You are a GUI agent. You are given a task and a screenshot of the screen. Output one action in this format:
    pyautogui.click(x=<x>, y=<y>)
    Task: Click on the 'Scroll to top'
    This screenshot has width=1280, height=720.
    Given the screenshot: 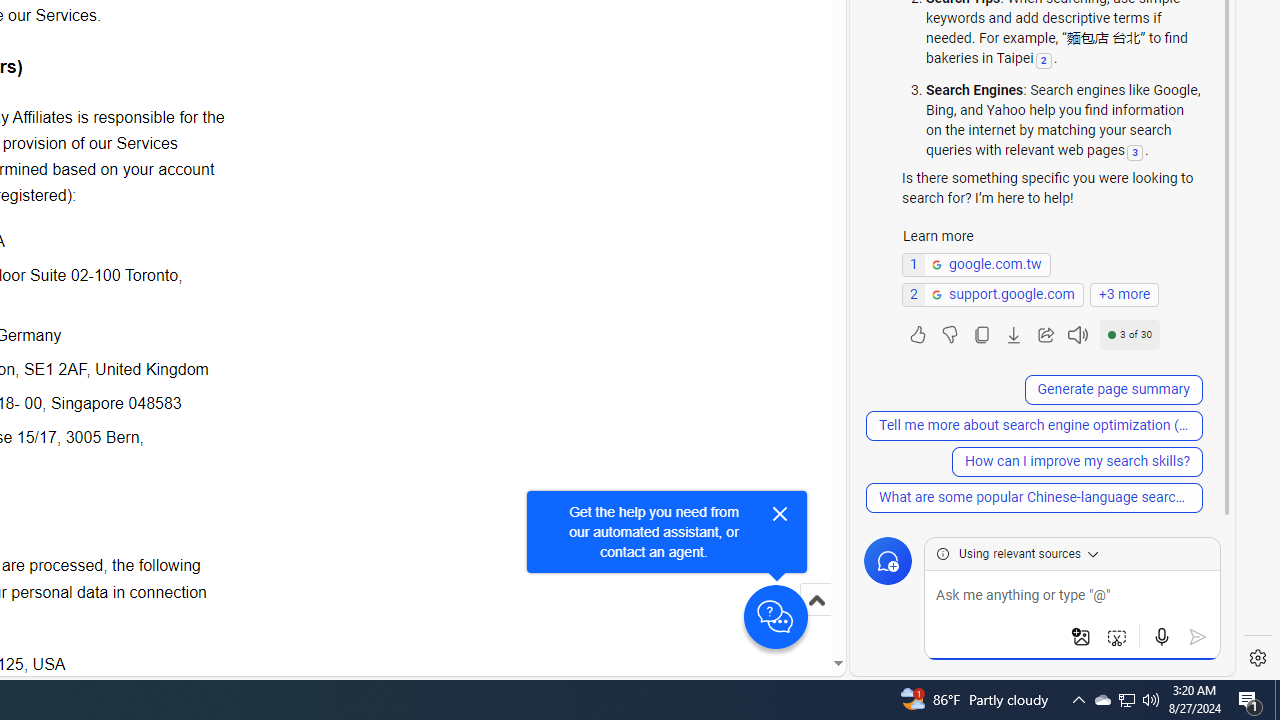 What is the action you would take?
    pyautogui.click(x=816, y=598)
    